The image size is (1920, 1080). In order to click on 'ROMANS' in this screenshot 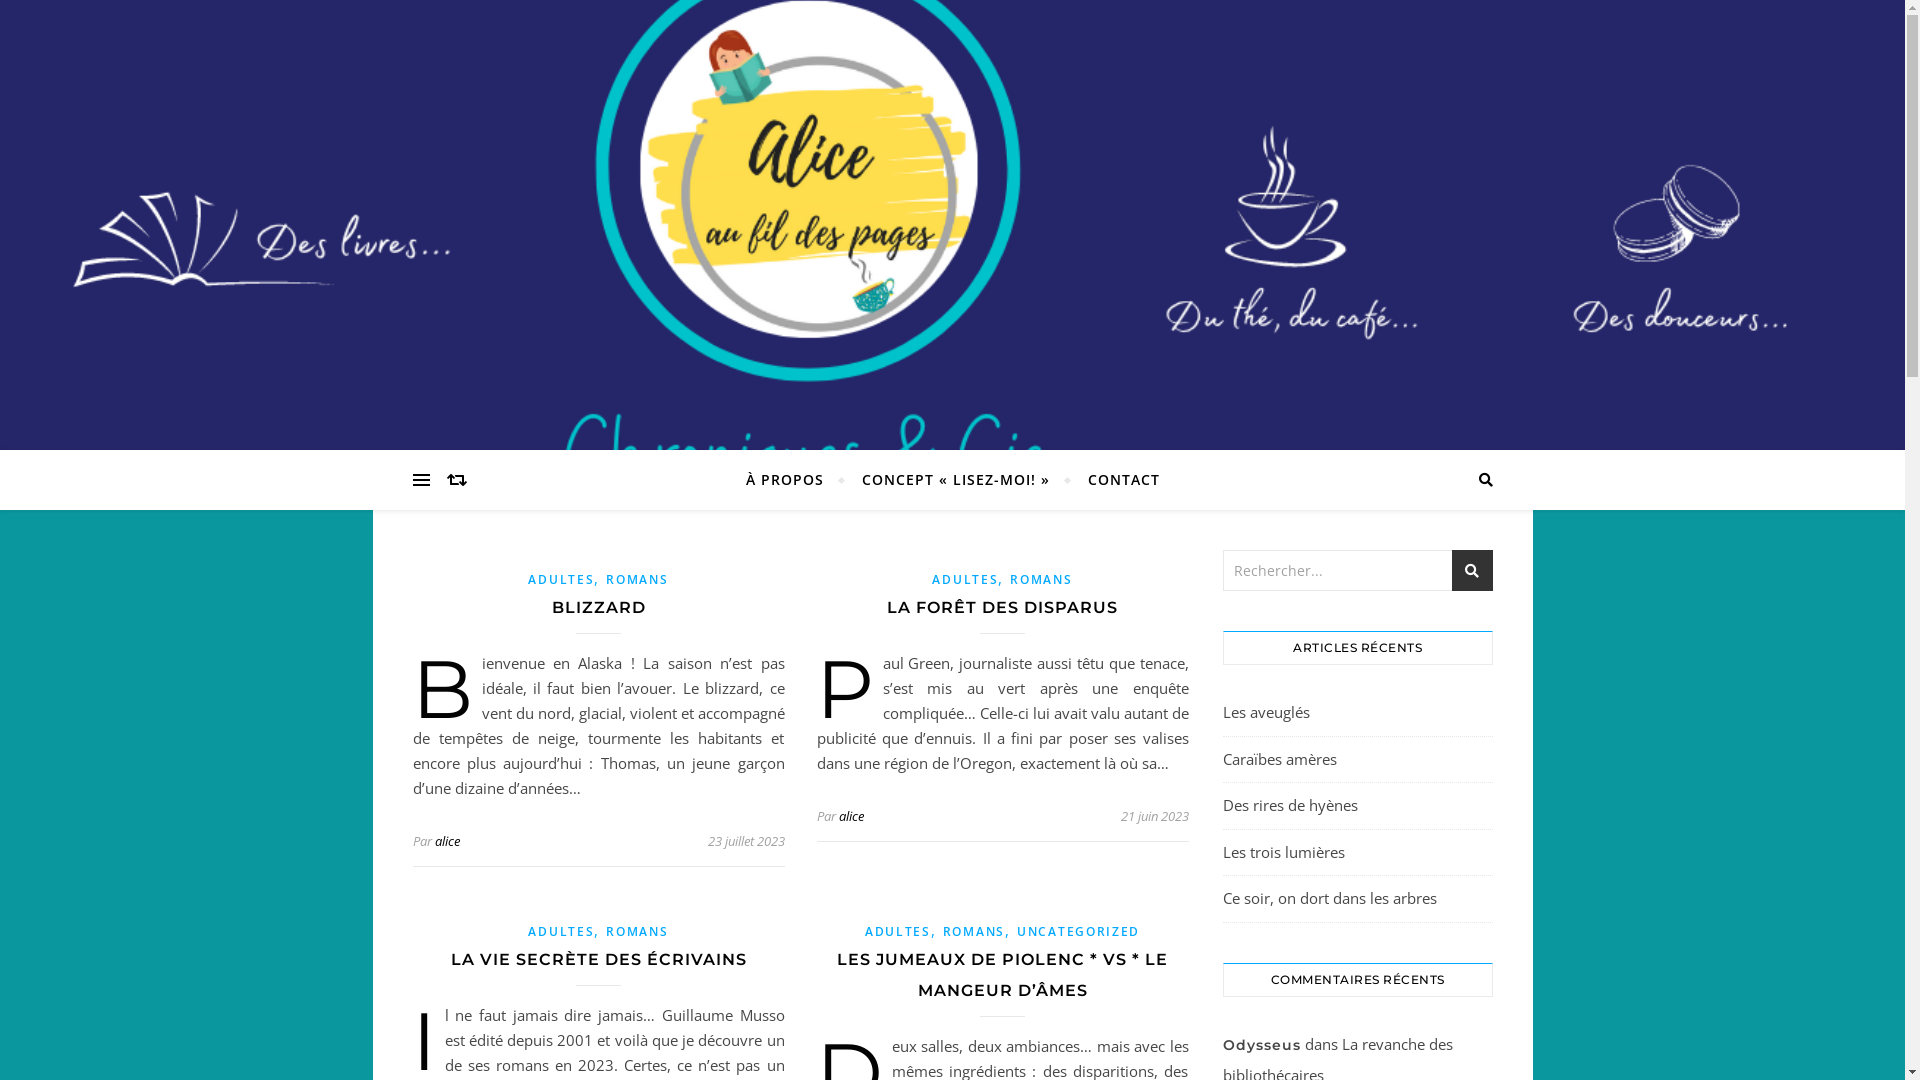, I will do `click(1009, 579)`.